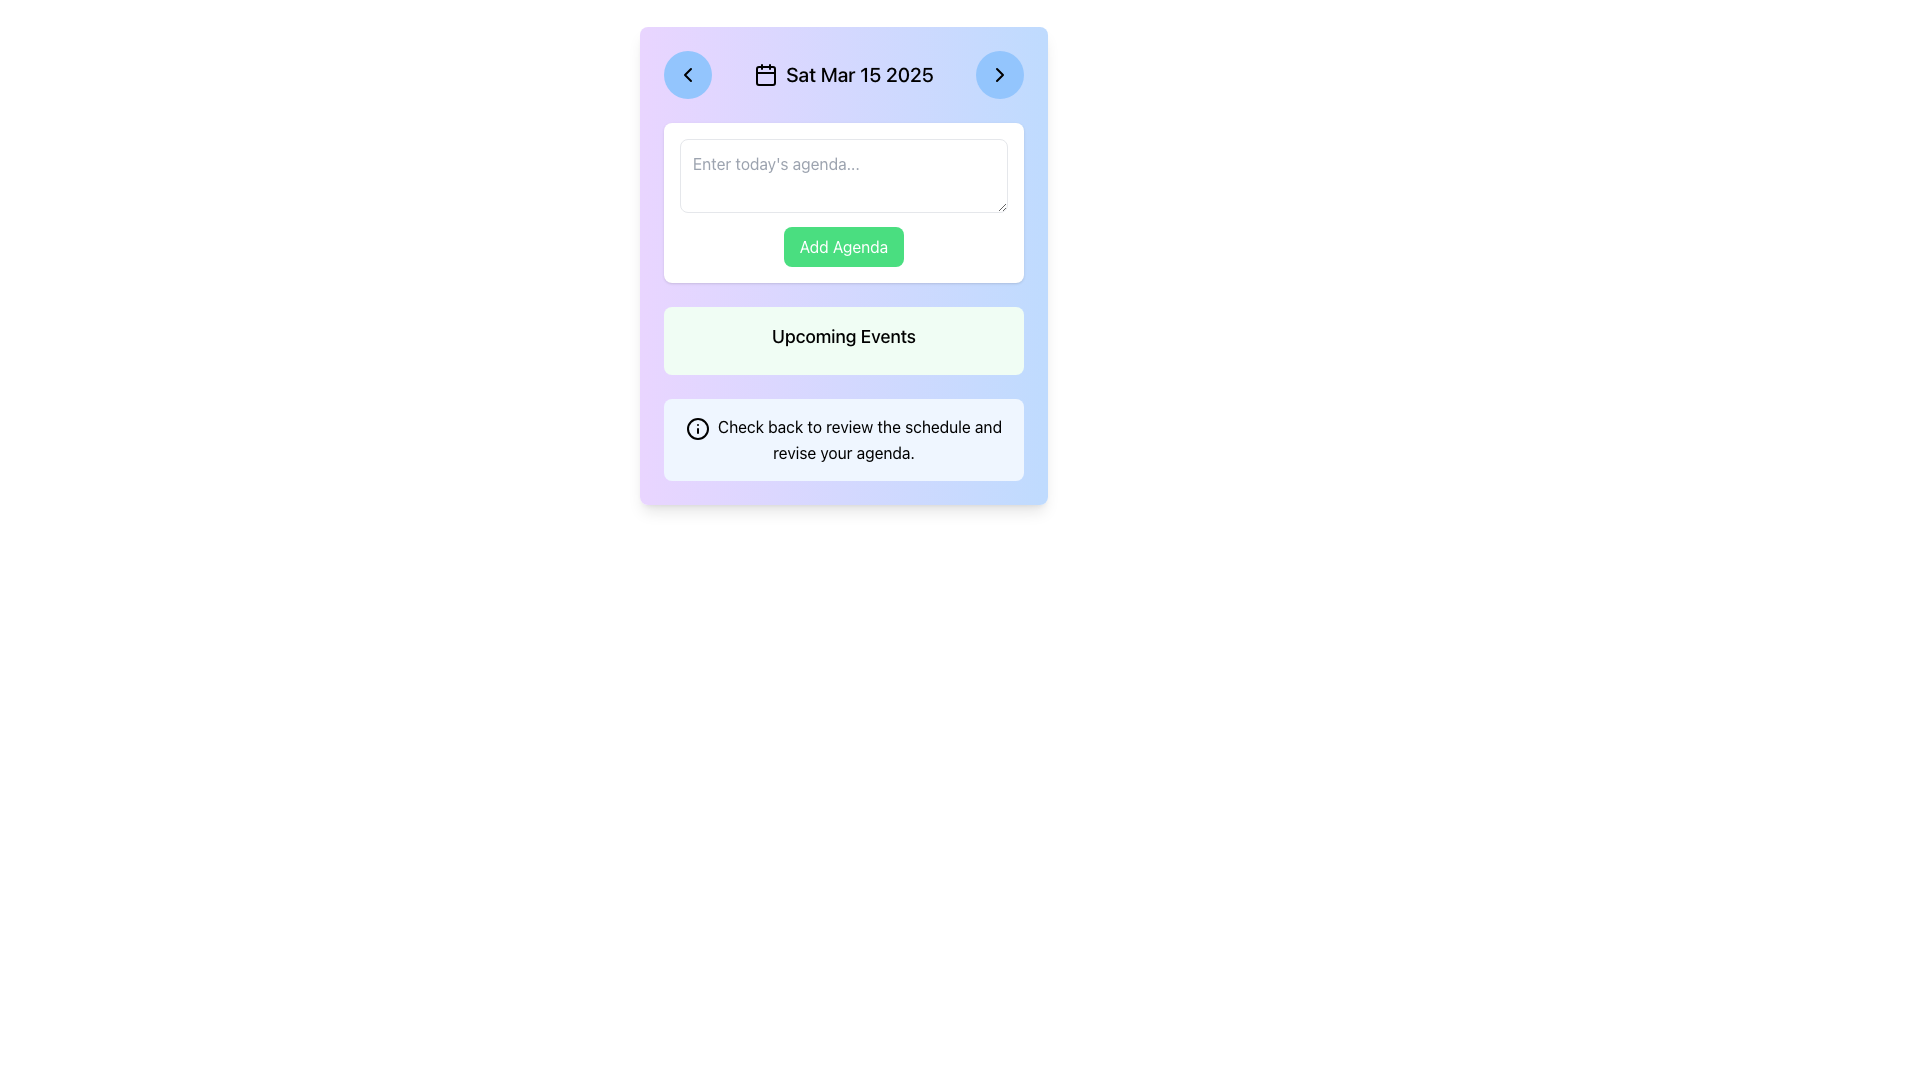  Describe the element at coordinates (687, 73) in the screenshot. I see `the circular button with a light blue background and a chevron-left icon` at that location.